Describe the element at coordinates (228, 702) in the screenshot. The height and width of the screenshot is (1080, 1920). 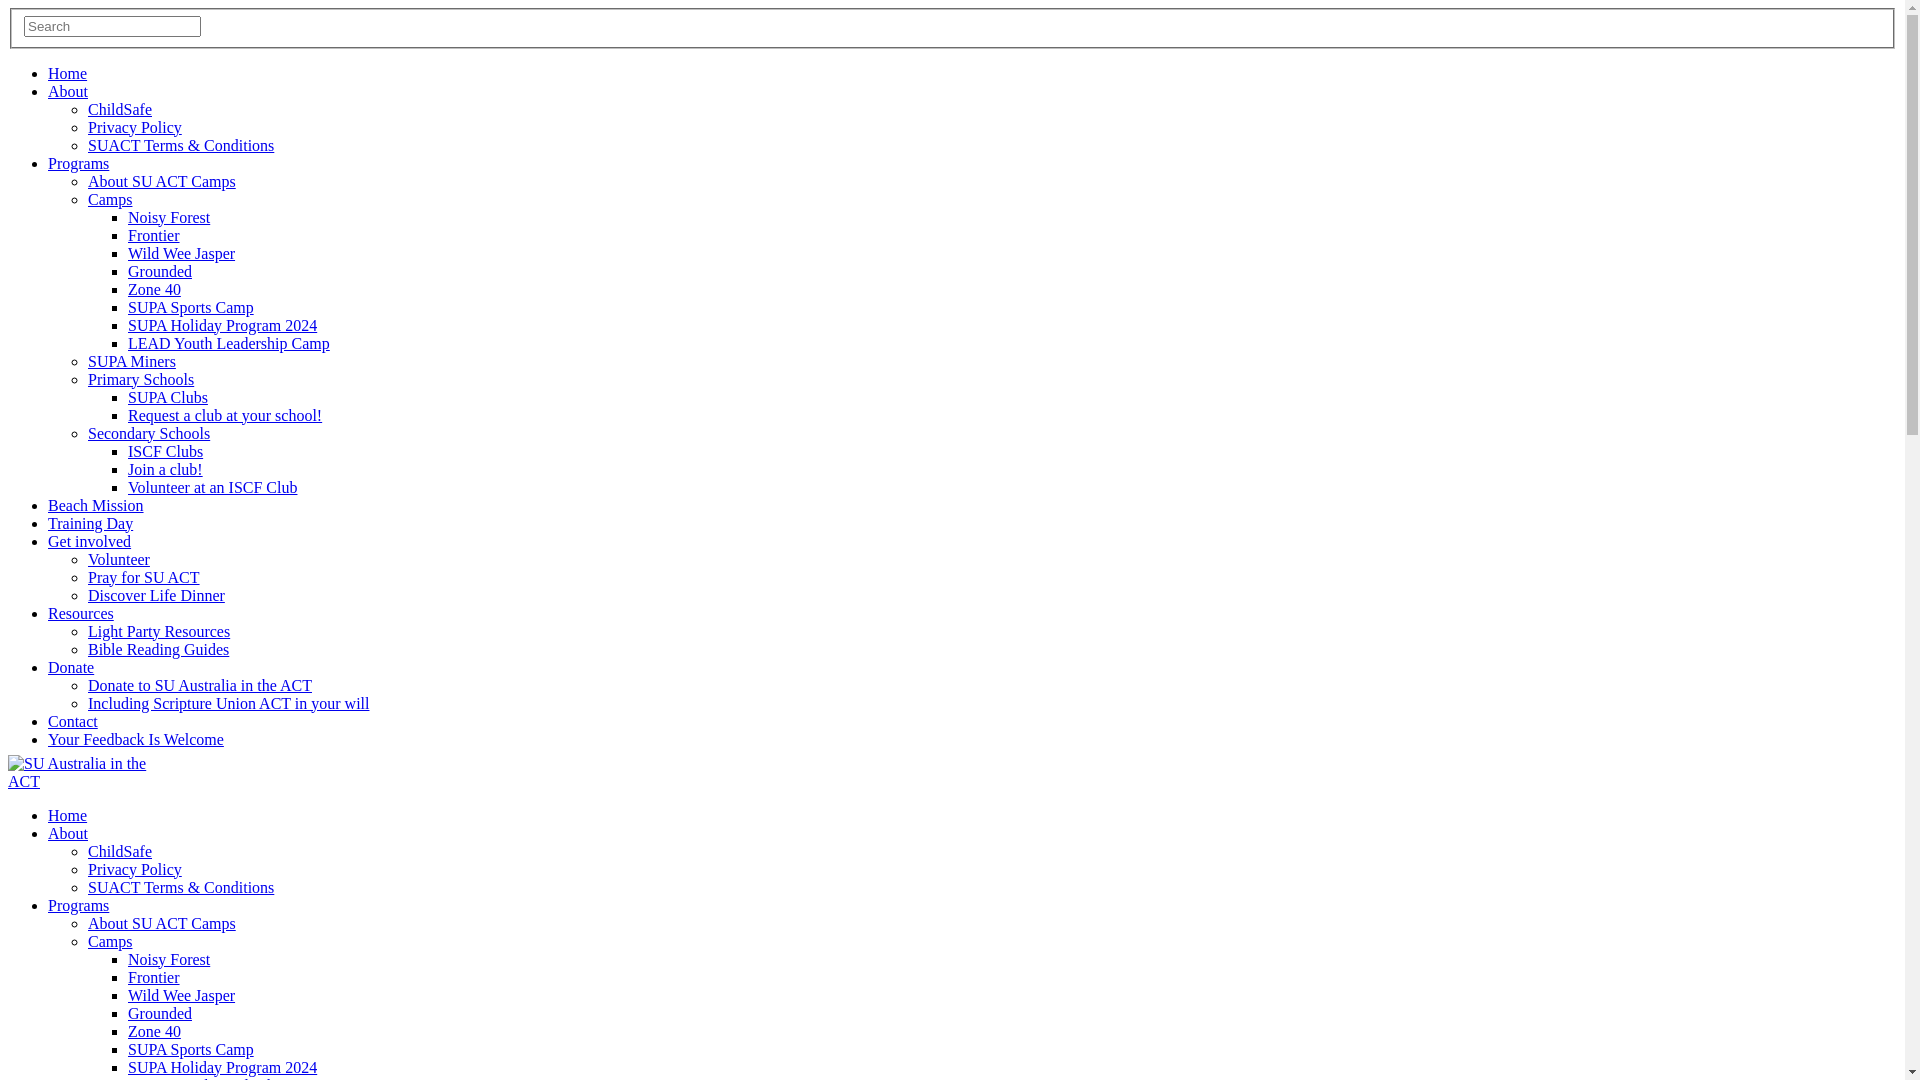
I see `'Including Scripture Union ACT in your will'` at that location.